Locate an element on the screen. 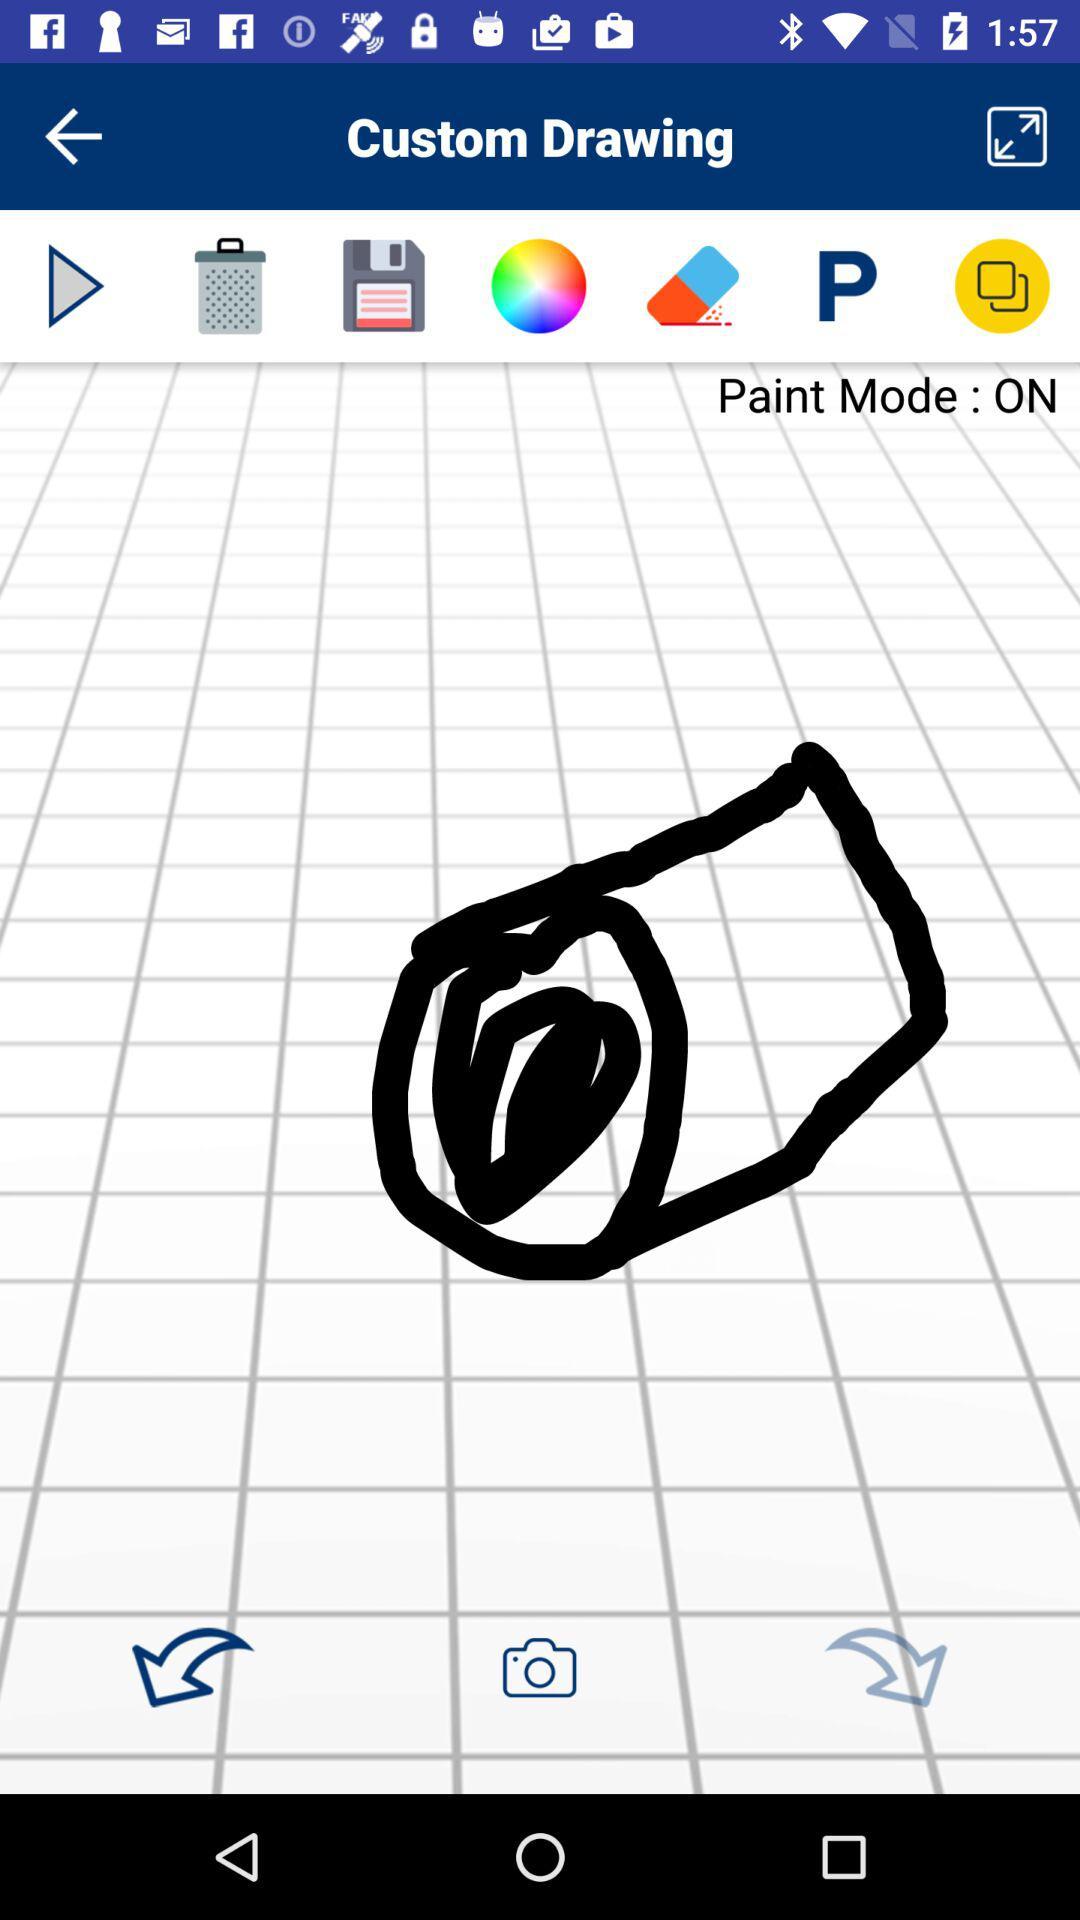  button is located at coordinates (75, 285).